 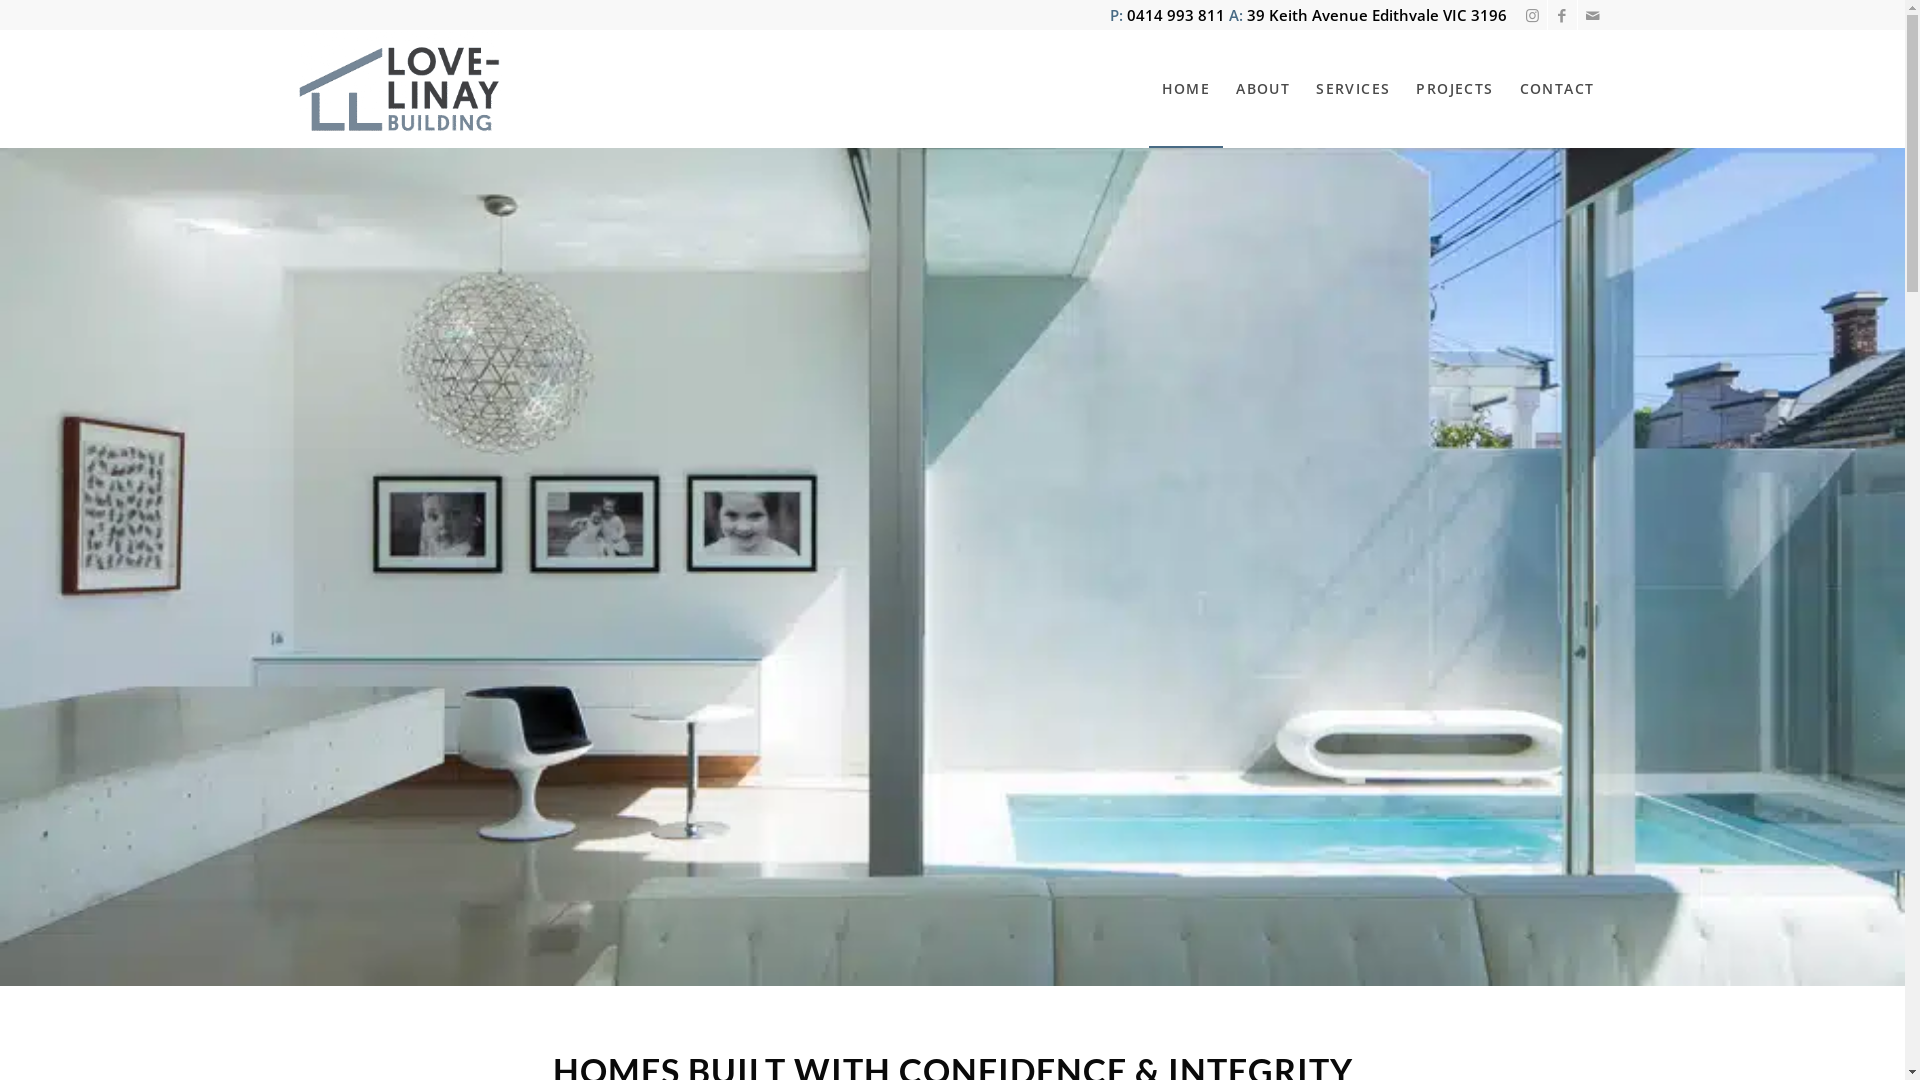 I want to click on 'SERVICES', so click(x=1353, y=87).